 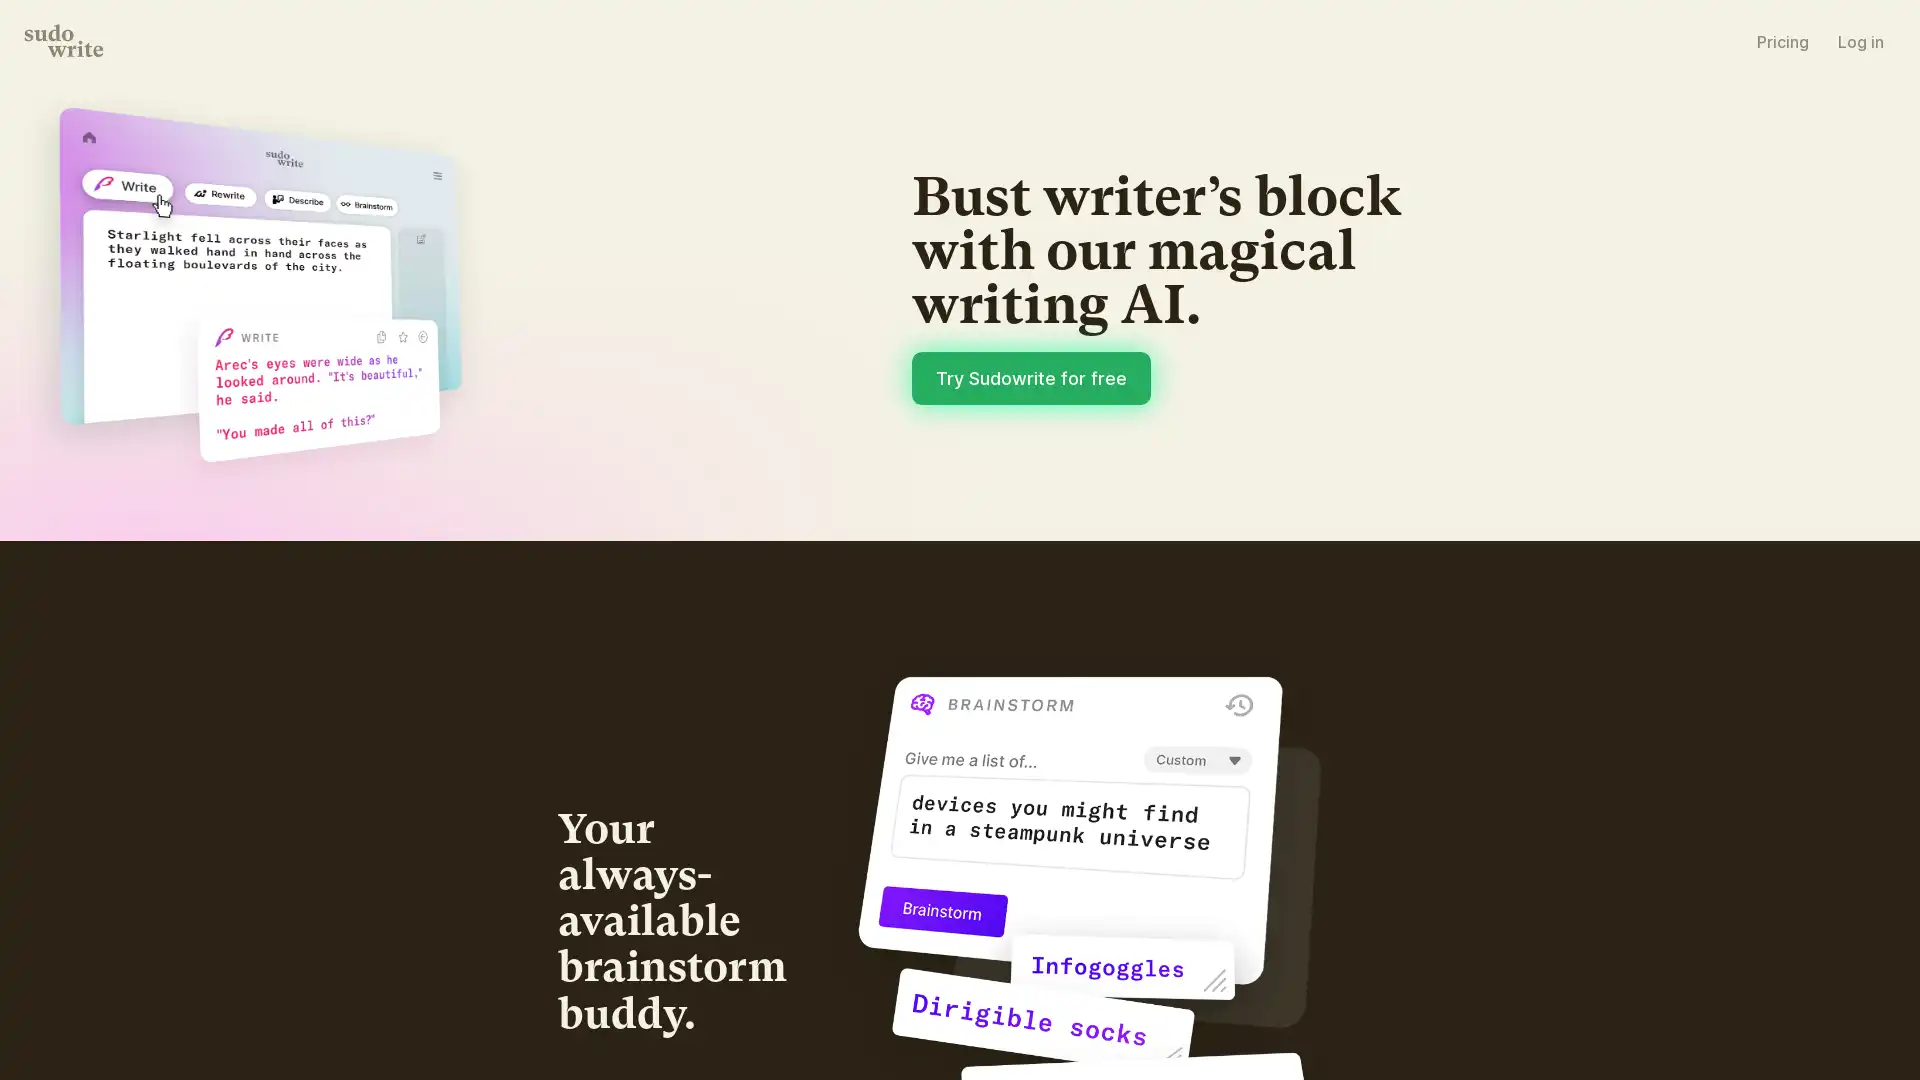 What do you see at coordinates (1248, 547) in the screenshot?
I see `Try Sudowrite for free` at bounding box center [1248, 547].